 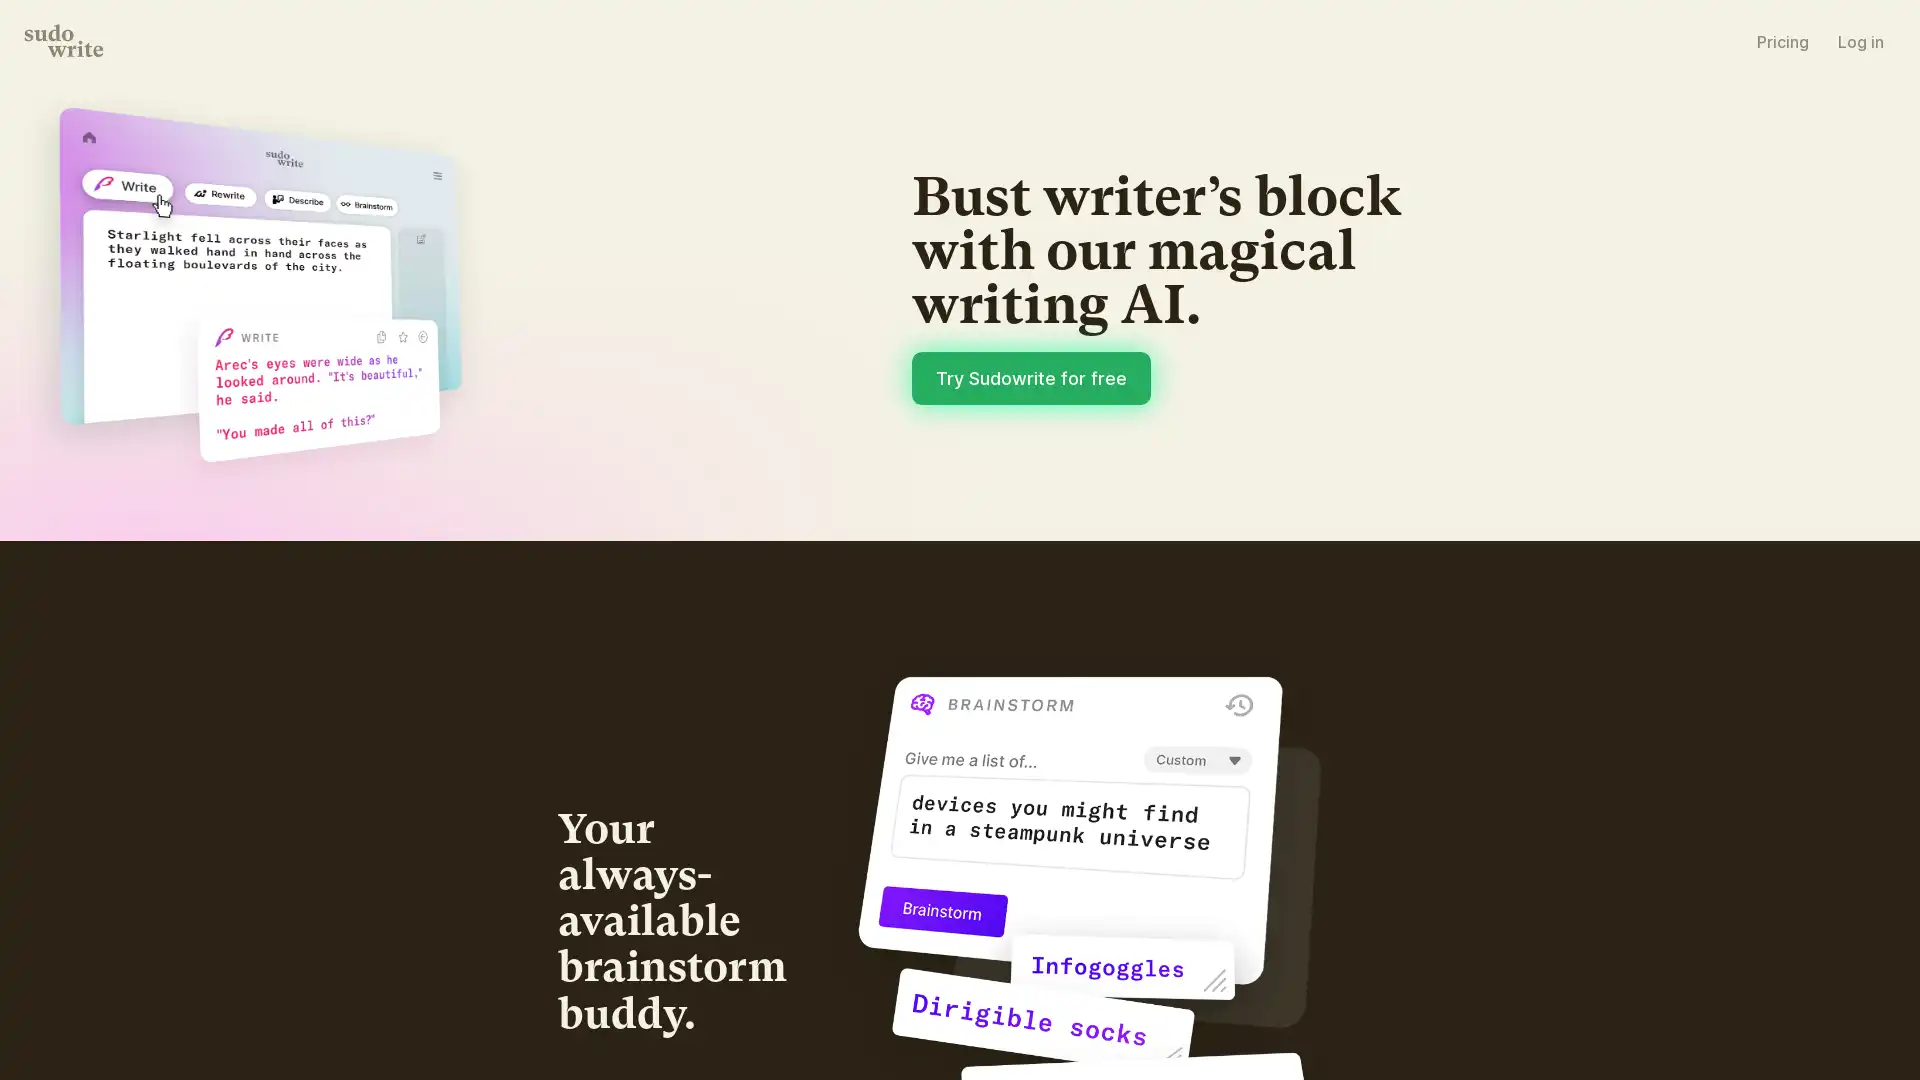 What do you see at coordinates (1248, 547) in the screenshot?
I see `Try Sudowrite for free` at bounding box center [1248, 547].